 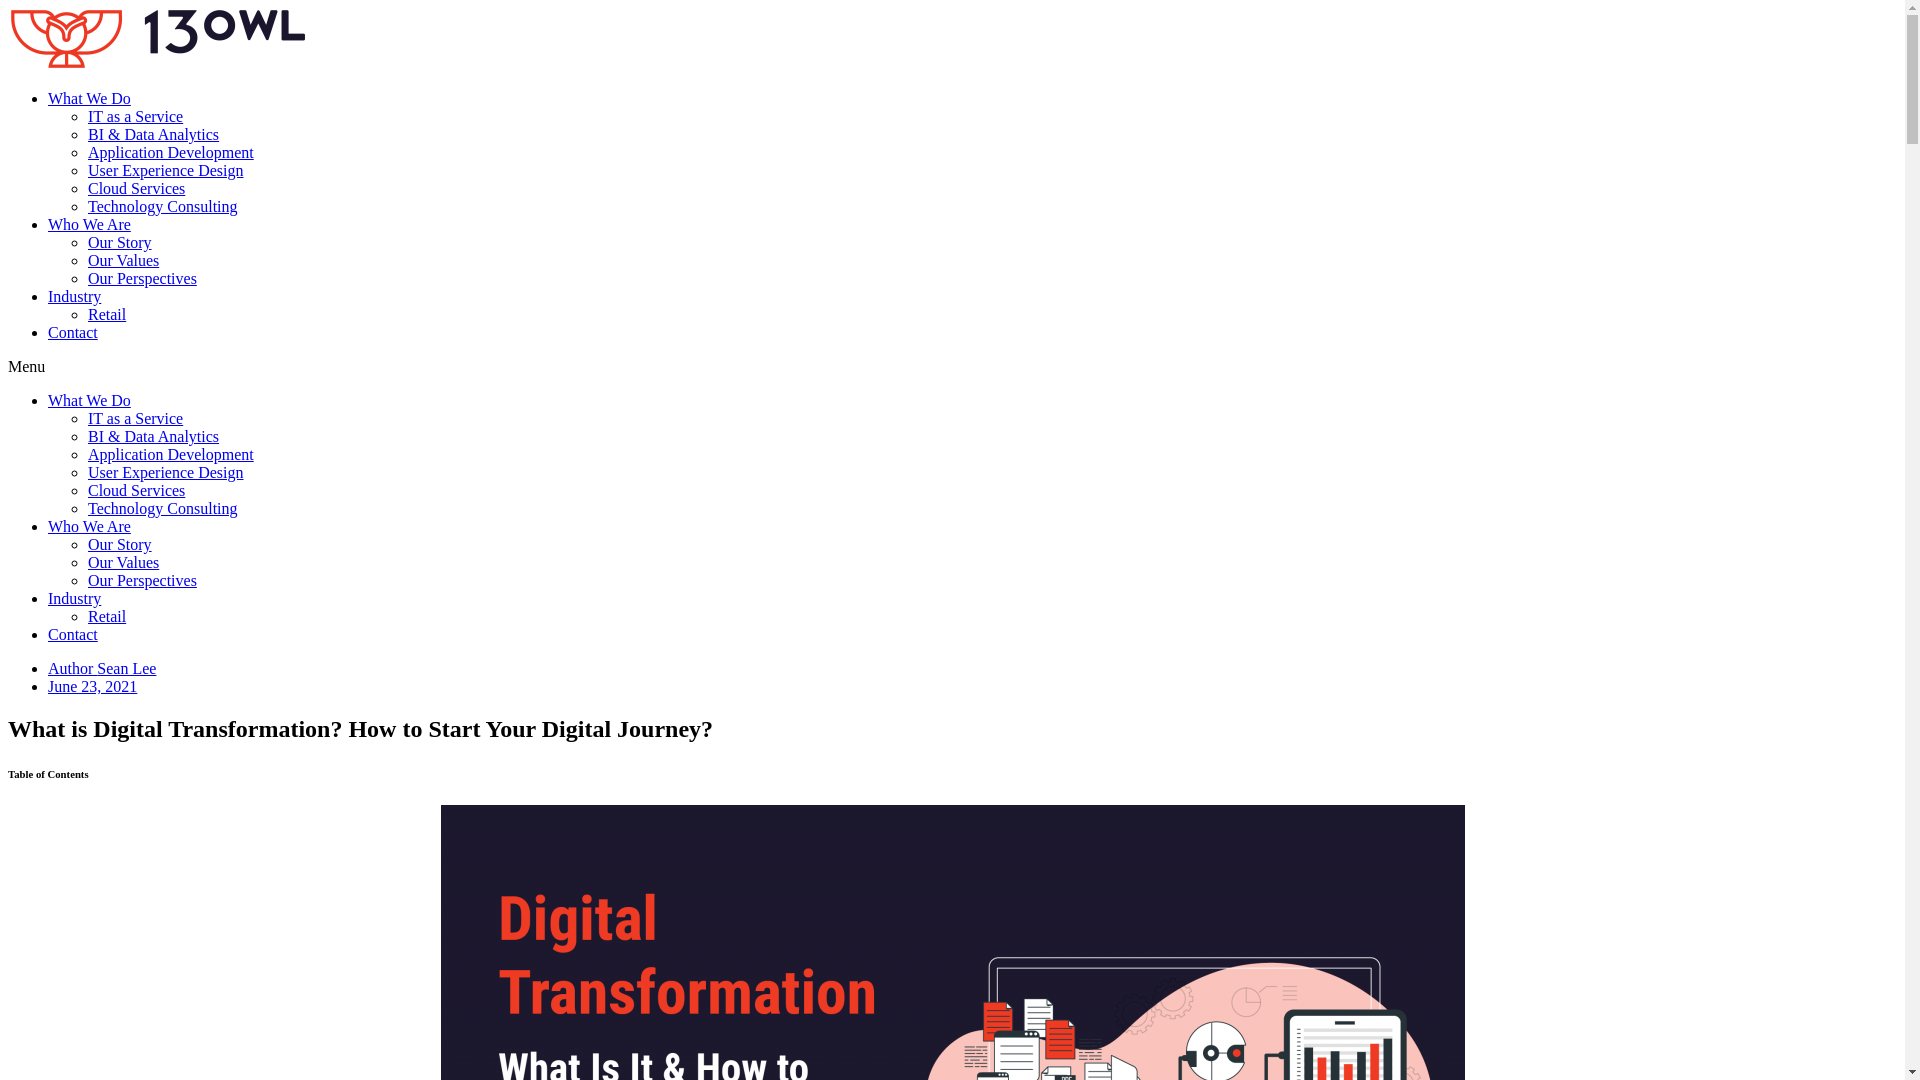 I want to click on 'What We Do', so click(x=88, y=400).